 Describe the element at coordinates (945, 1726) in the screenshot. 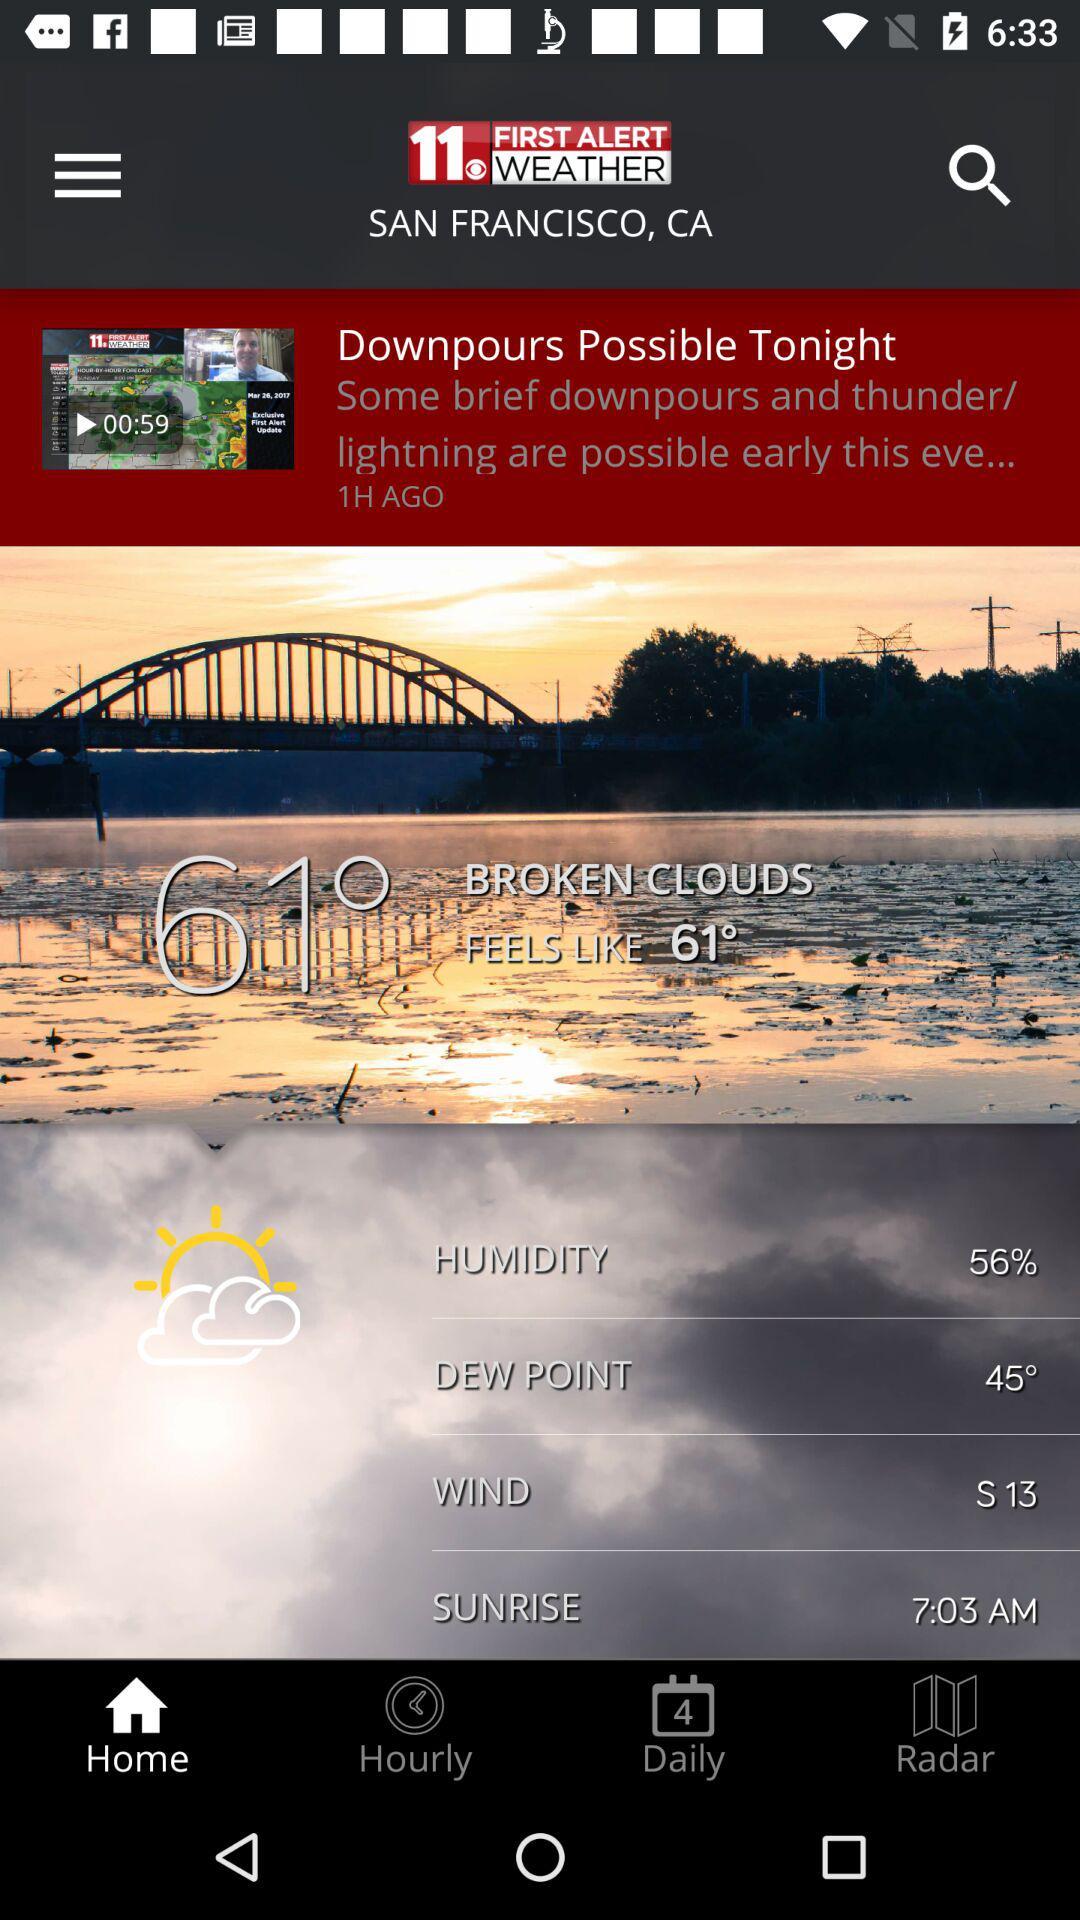

I see `the radar radio button` at that location.